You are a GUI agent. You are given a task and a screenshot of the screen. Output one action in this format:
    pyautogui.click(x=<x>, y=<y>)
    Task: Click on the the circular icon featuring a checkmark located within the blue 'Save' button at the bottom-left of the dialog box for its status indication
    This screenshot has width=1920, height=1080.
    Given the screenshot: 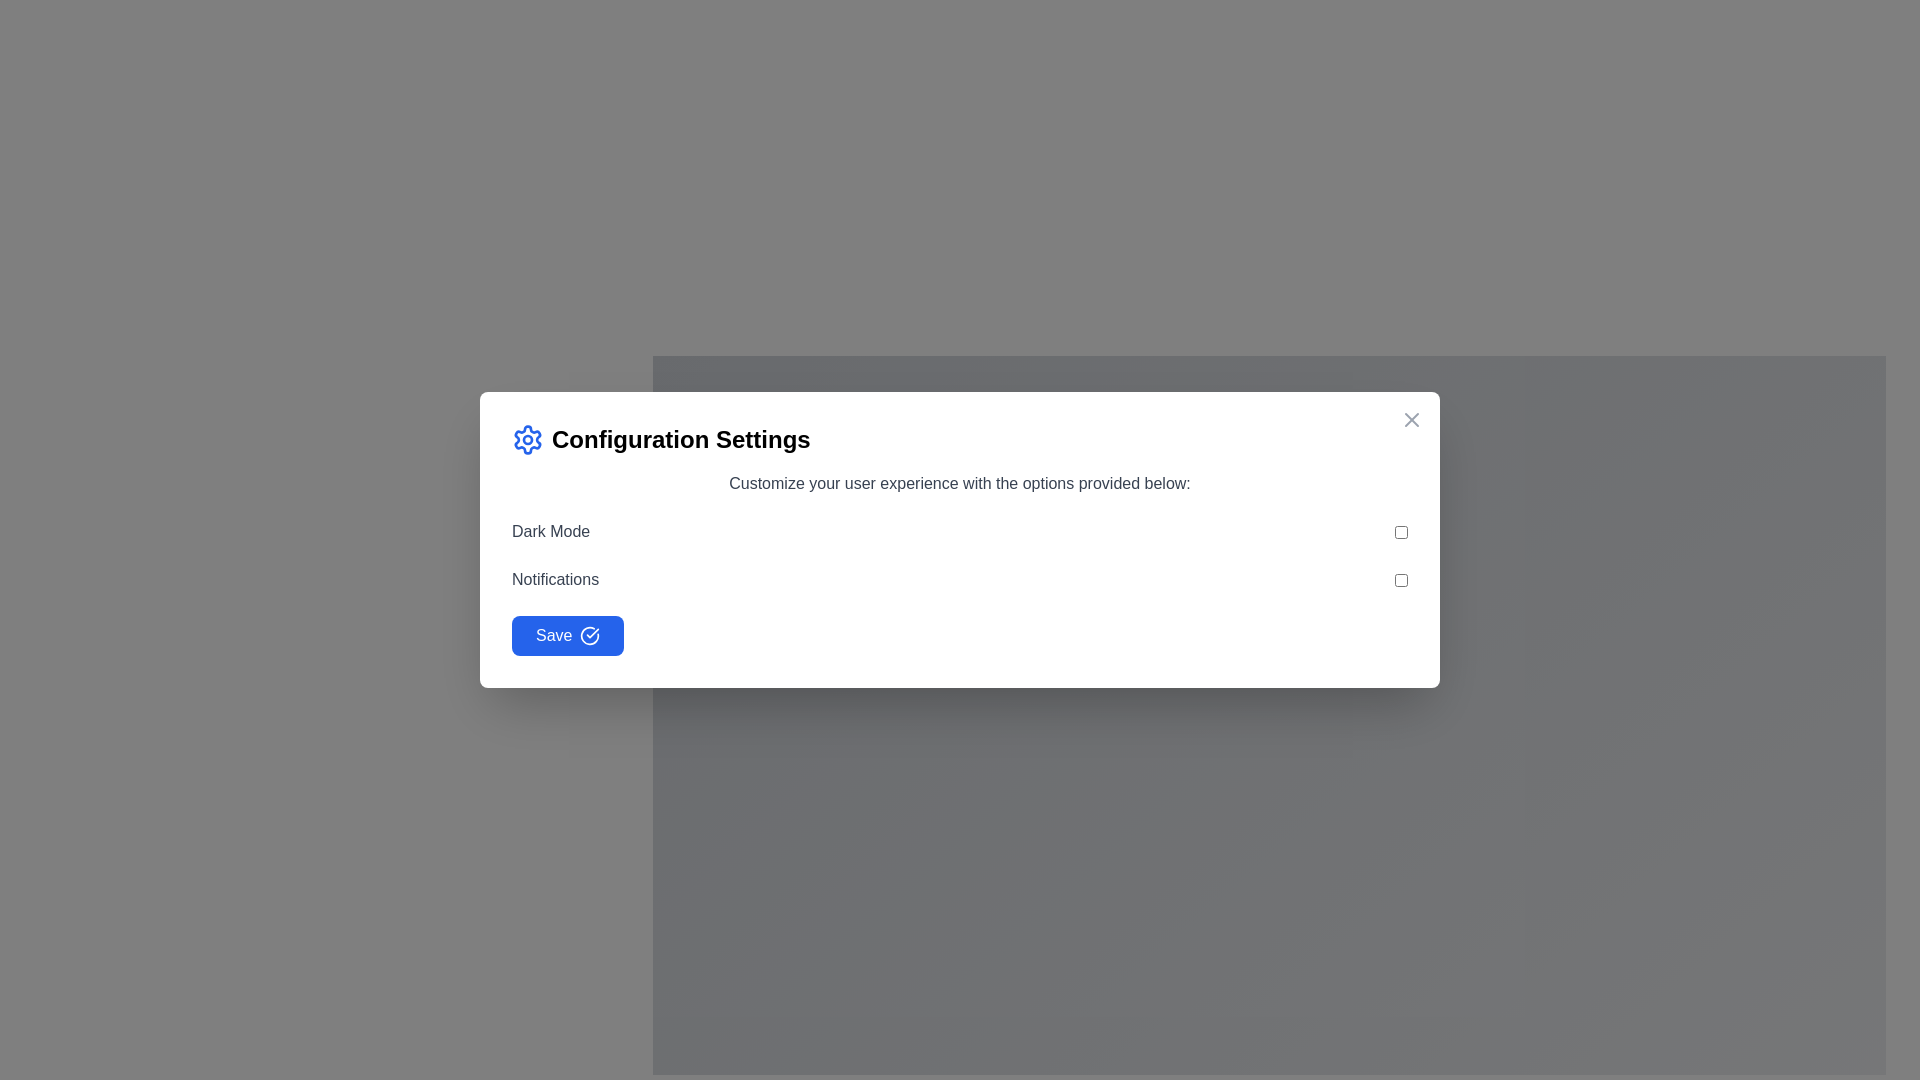 What is the action you would take?
    pyautogui.click(x=589, y=636)
    